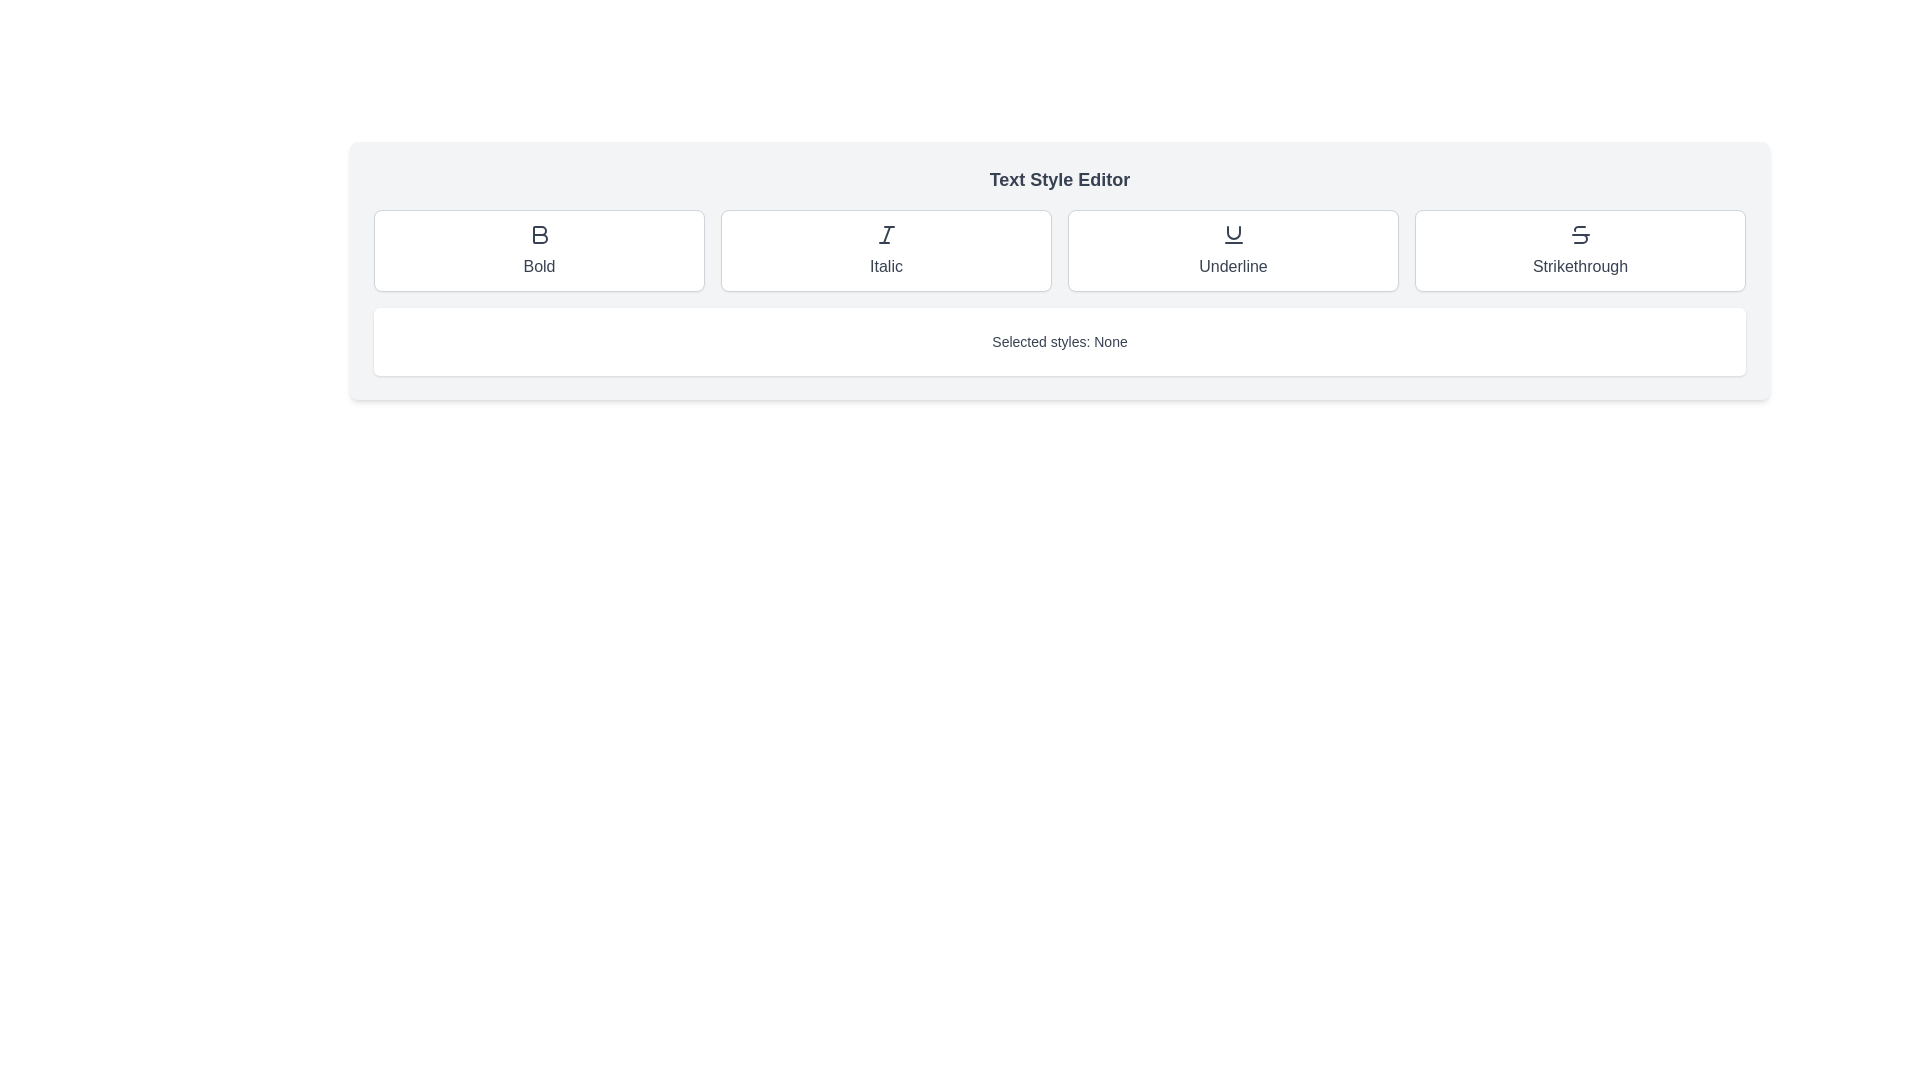 This screenshot has width=1920, height=1080. What do you see at coordinates (1579, 265) in the screenshot?
I see `text content of the 'Strikethrough' label, which is a medium-sized font text located at the bottom section of a button, positioned to the right of the 'Underline' button` at bounding box center [1579, 265].